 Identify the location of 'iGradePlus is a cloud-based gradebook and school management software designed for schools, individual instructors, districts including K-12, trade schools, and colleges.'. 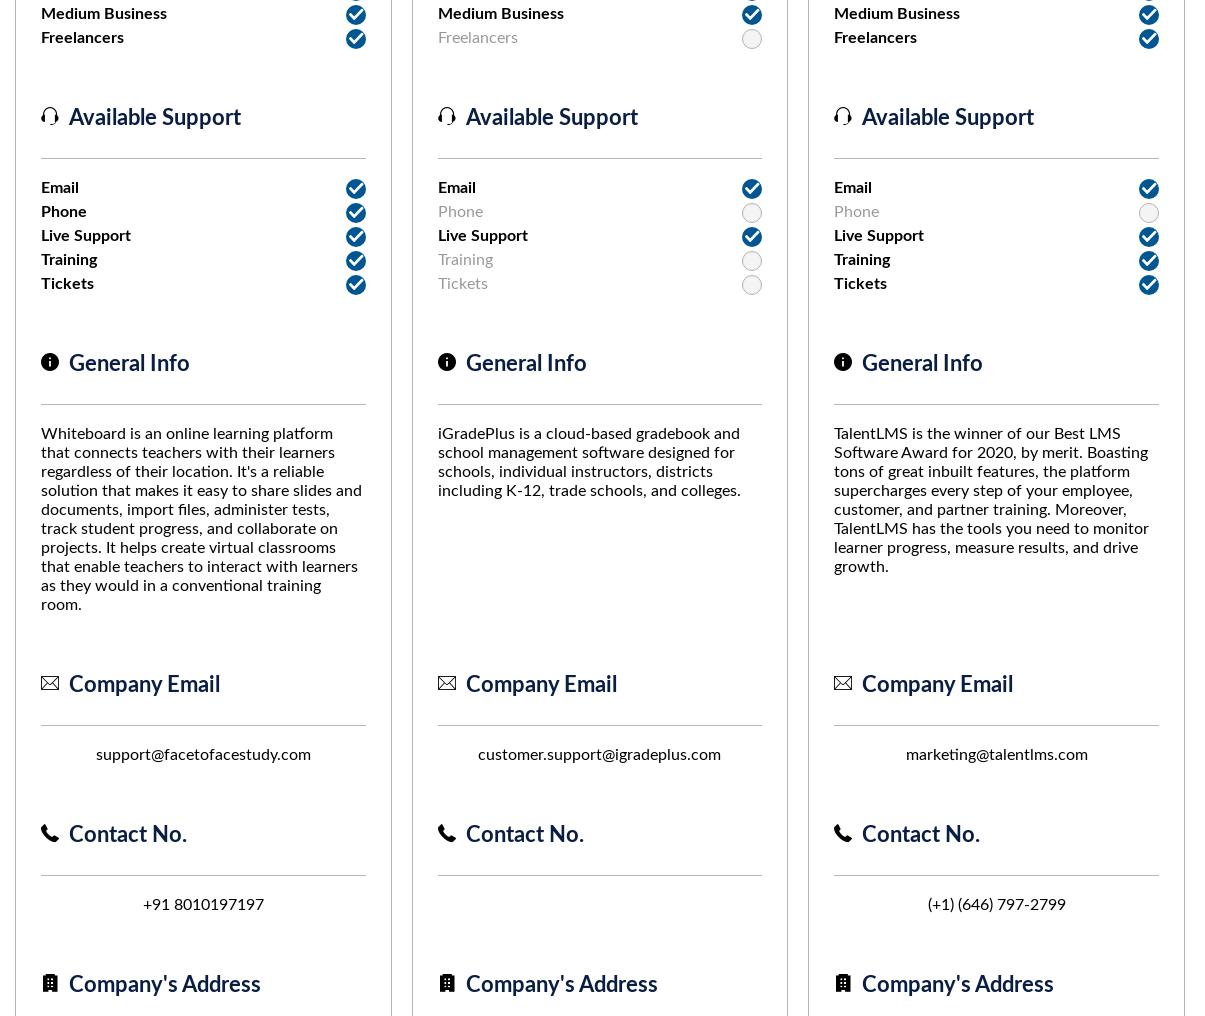
(587, 462).